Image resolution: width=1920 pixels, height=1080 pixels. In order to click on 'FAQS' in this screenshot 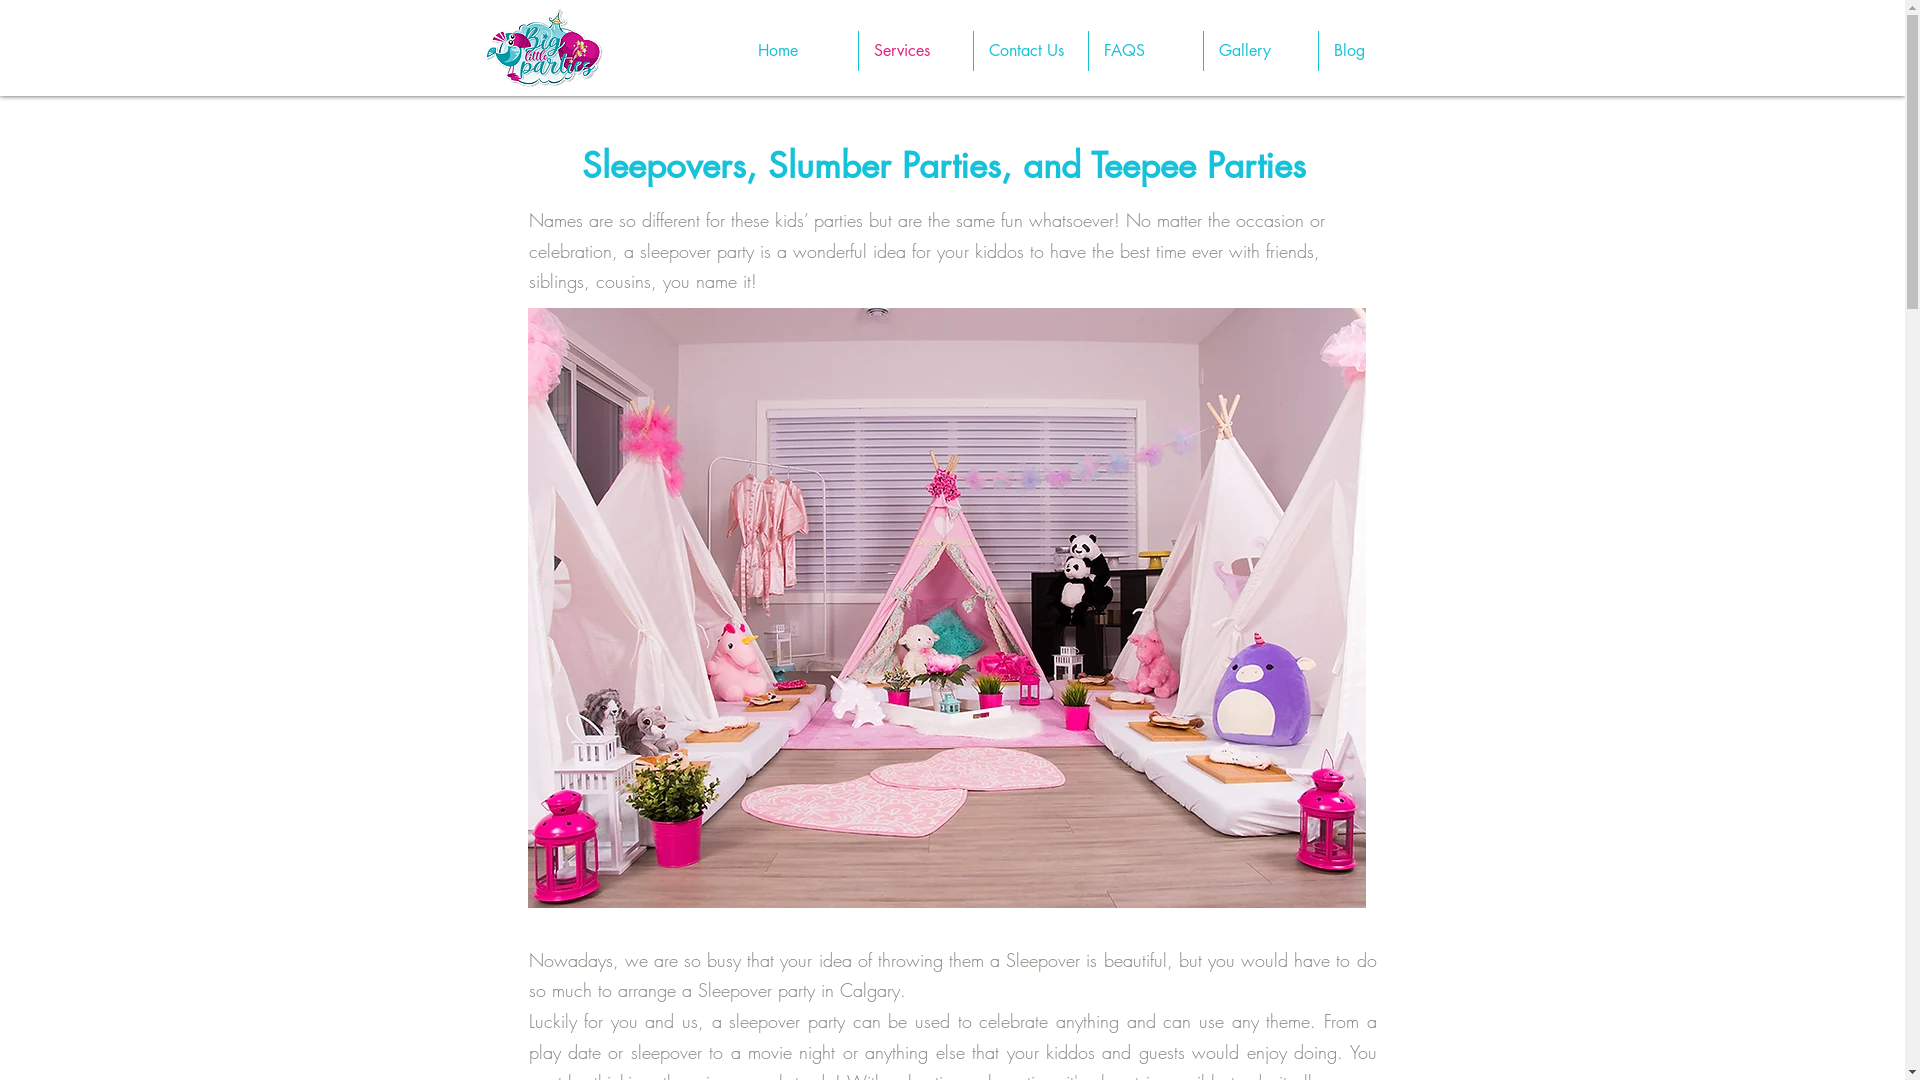, I will do `click(1145, 49)`.